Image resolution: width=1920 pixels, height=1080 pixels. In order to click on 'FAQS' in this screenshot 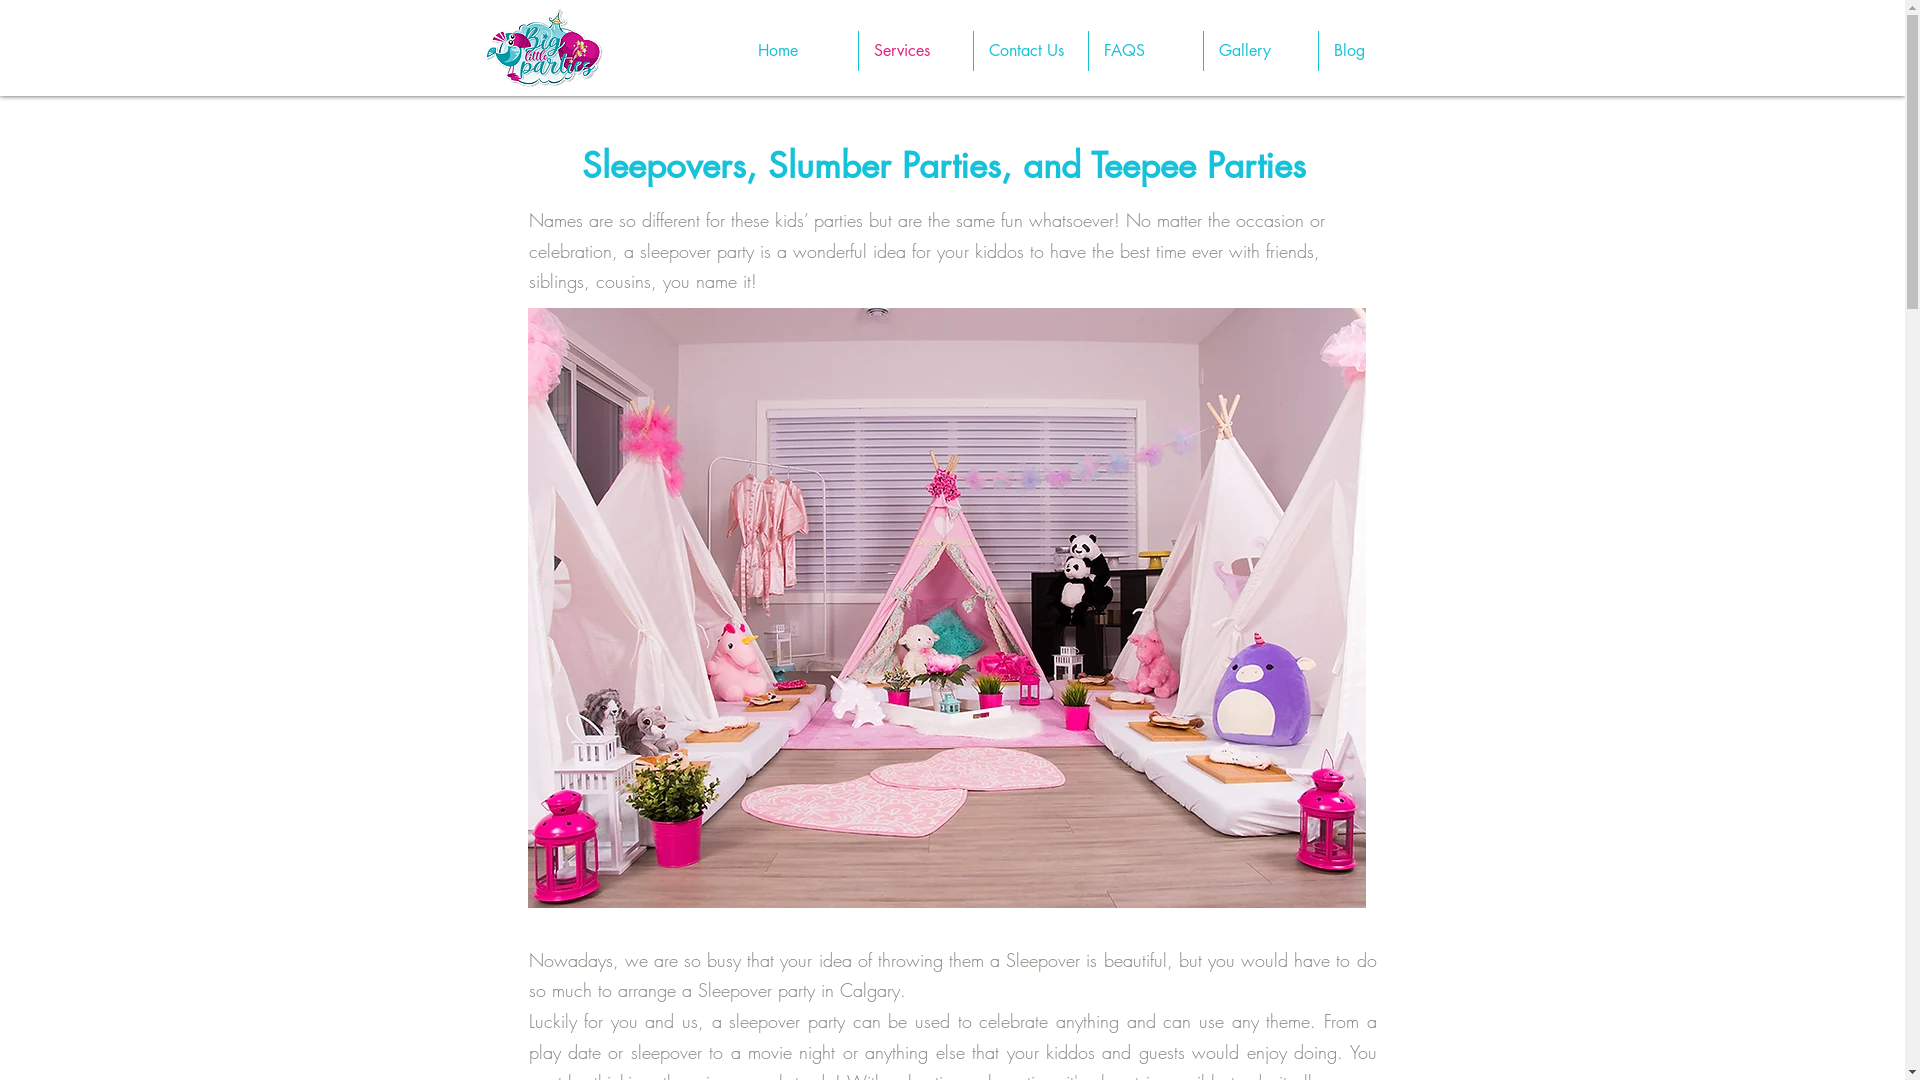, I will do `click(1145, 49)`.